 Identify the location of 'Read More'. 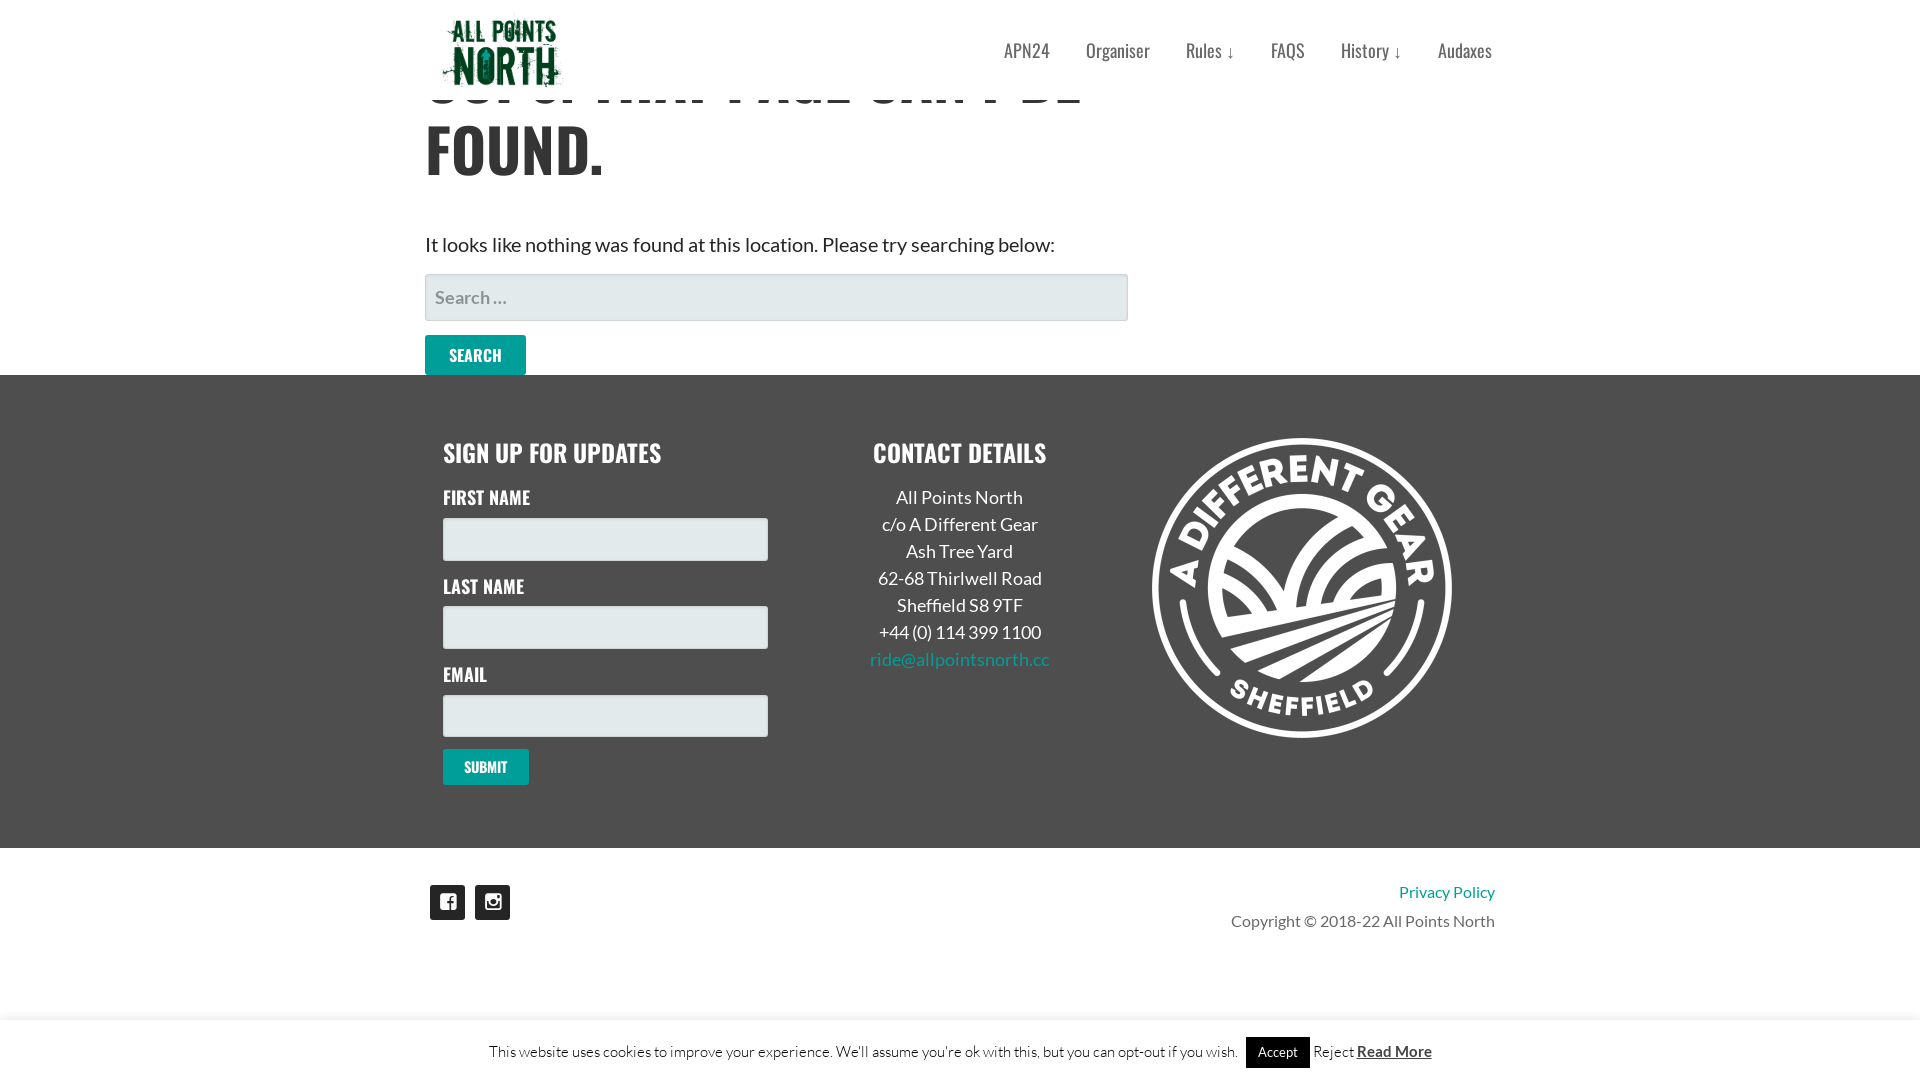
(1392, 1049).